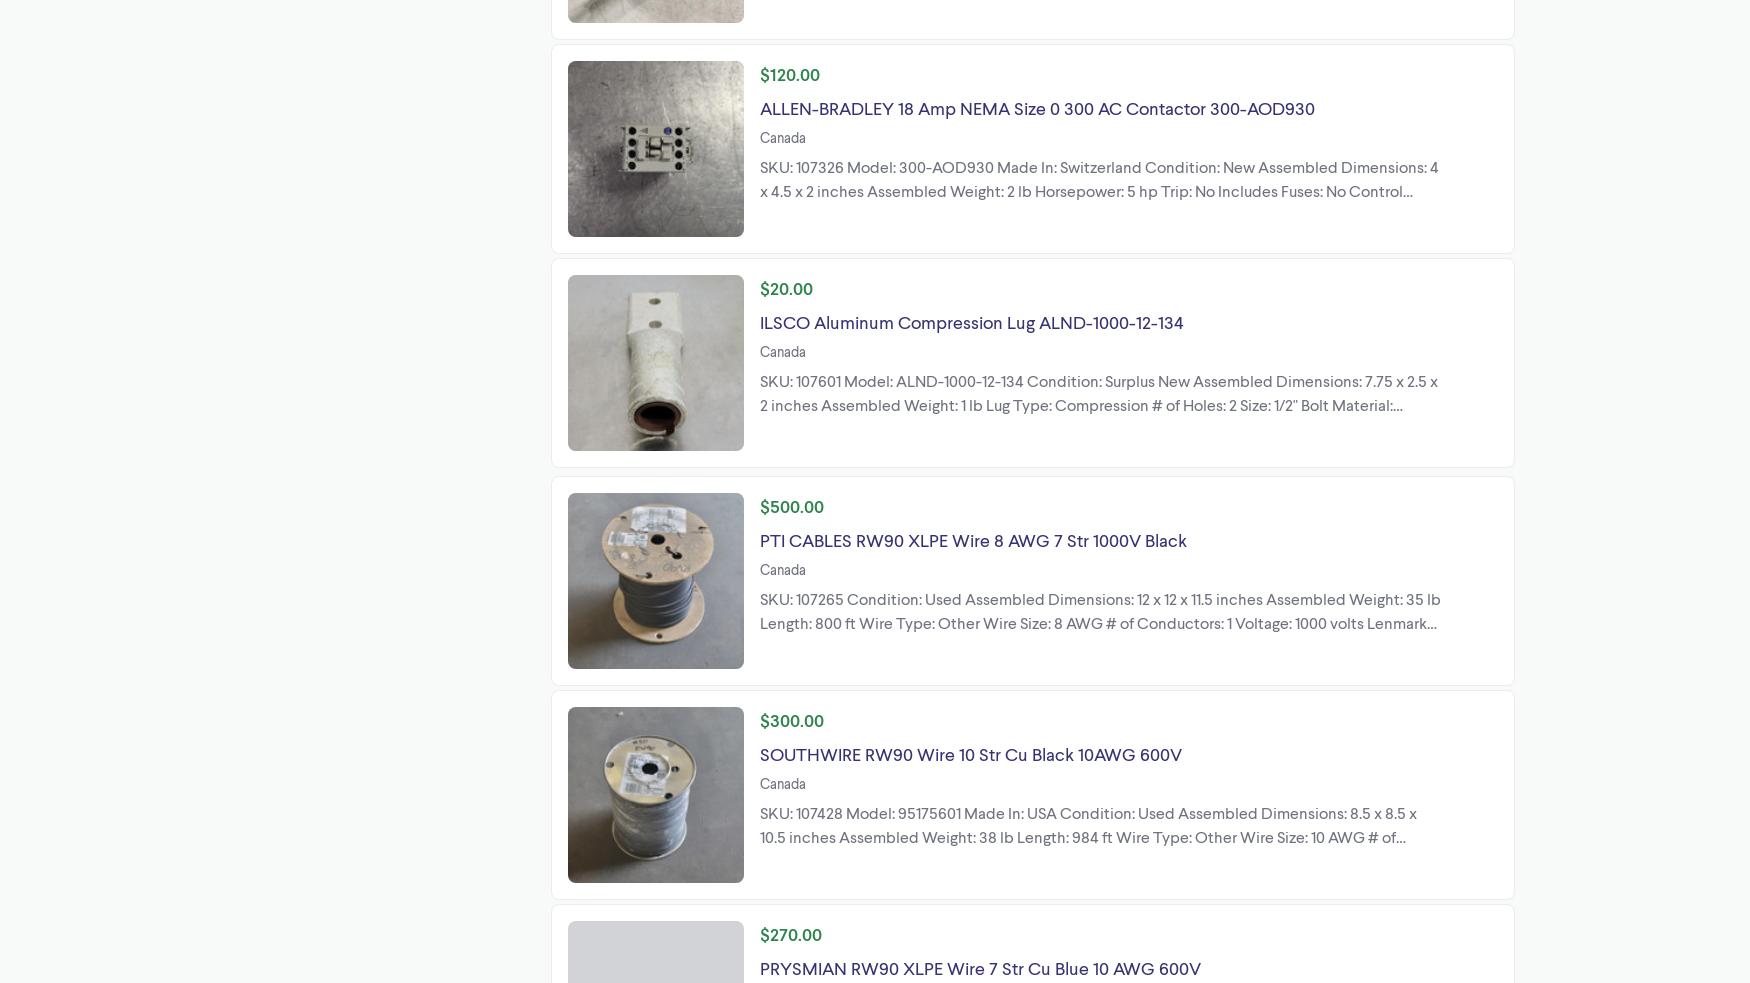  I want to click on 'SKU: 107601 Model: ALND-1000-12-134 Condition: Surplus New Assembled Dimensions: 7.75 x 2.5 x 2 inches Assembled Weight: 1 lb Lug Type: Compression # of Holes: 2 Size: 1/2" Bolt Material: Aluminum Hole Spacing: 1-3/4" Conductor Range: 1000 kcmil Lenmark Industries Ltd 27576 51a Ave Langley, British Columbia Canada', so click(1099, 414).